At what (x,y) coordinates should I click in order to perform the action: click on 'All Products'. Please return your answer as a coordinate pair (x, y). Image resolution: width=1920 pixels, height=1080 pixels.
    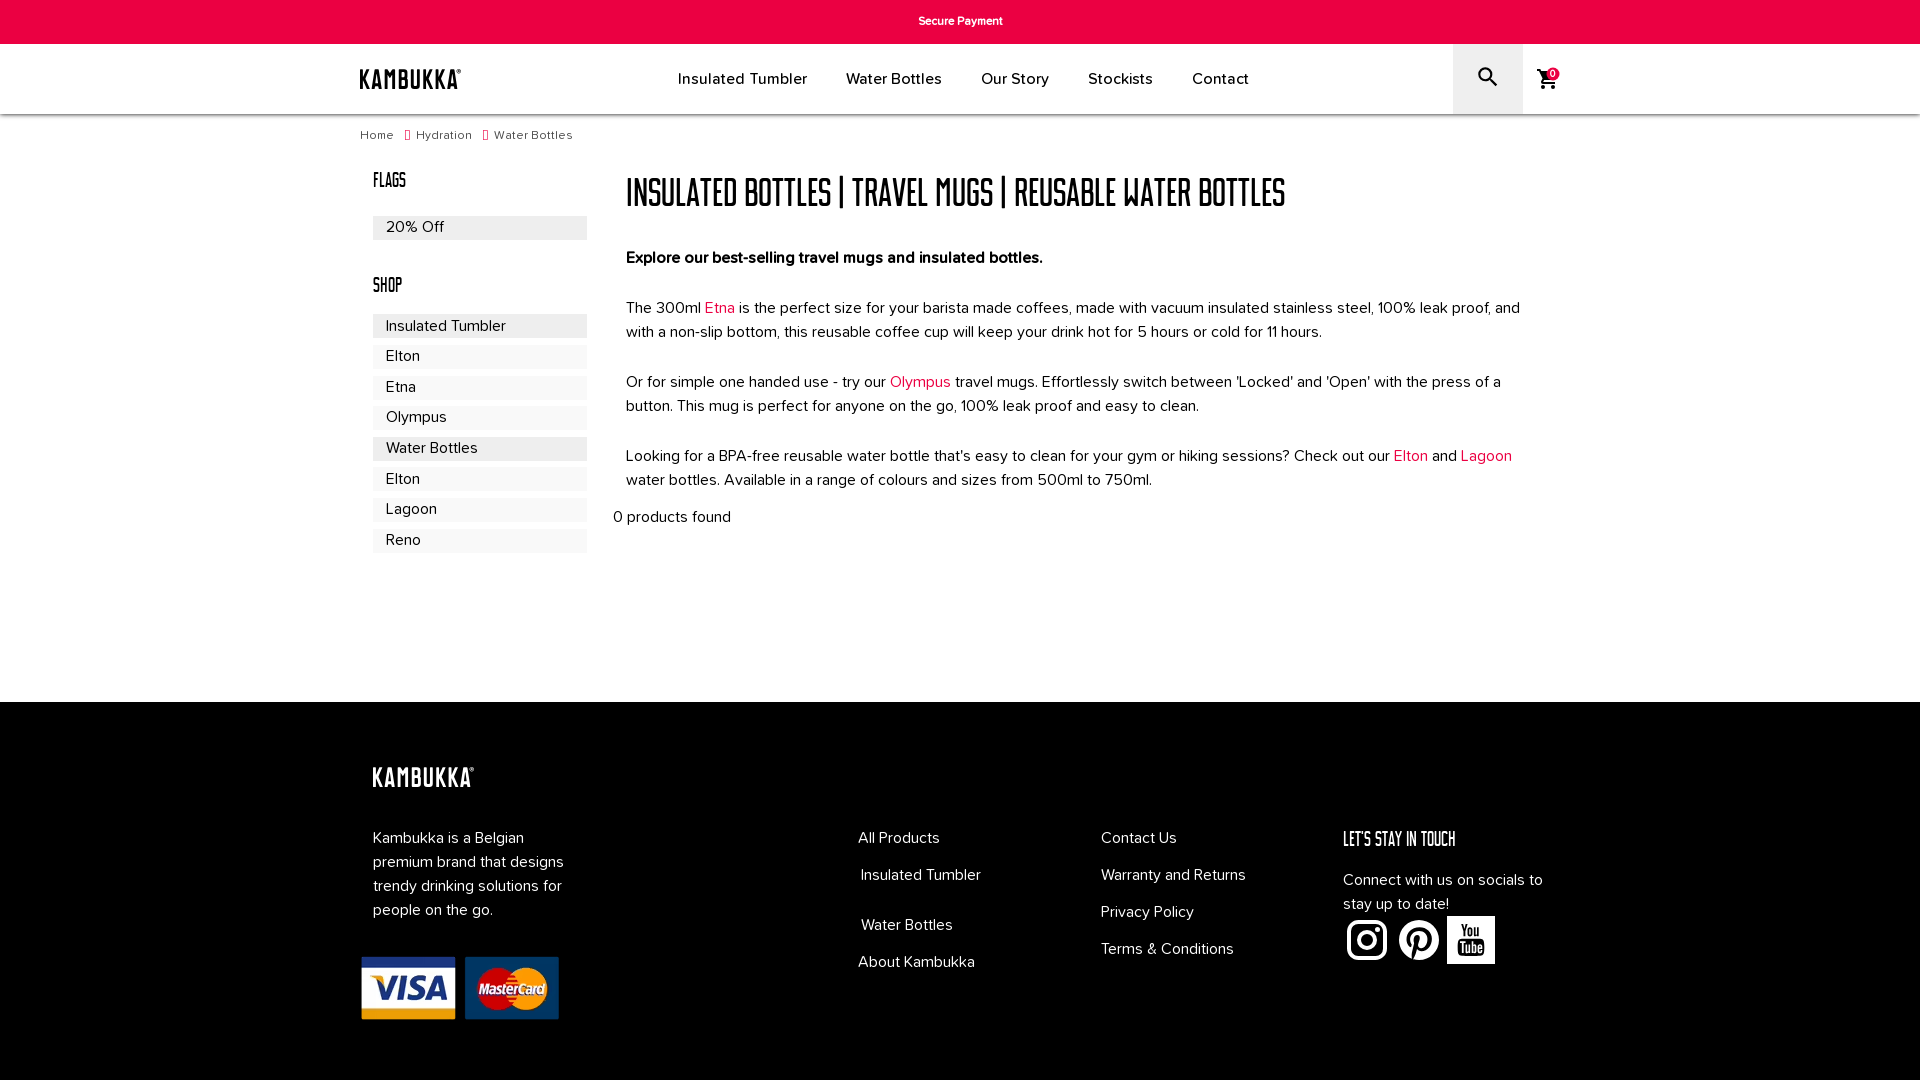
    Looking at the image, I should click on (897, 837).